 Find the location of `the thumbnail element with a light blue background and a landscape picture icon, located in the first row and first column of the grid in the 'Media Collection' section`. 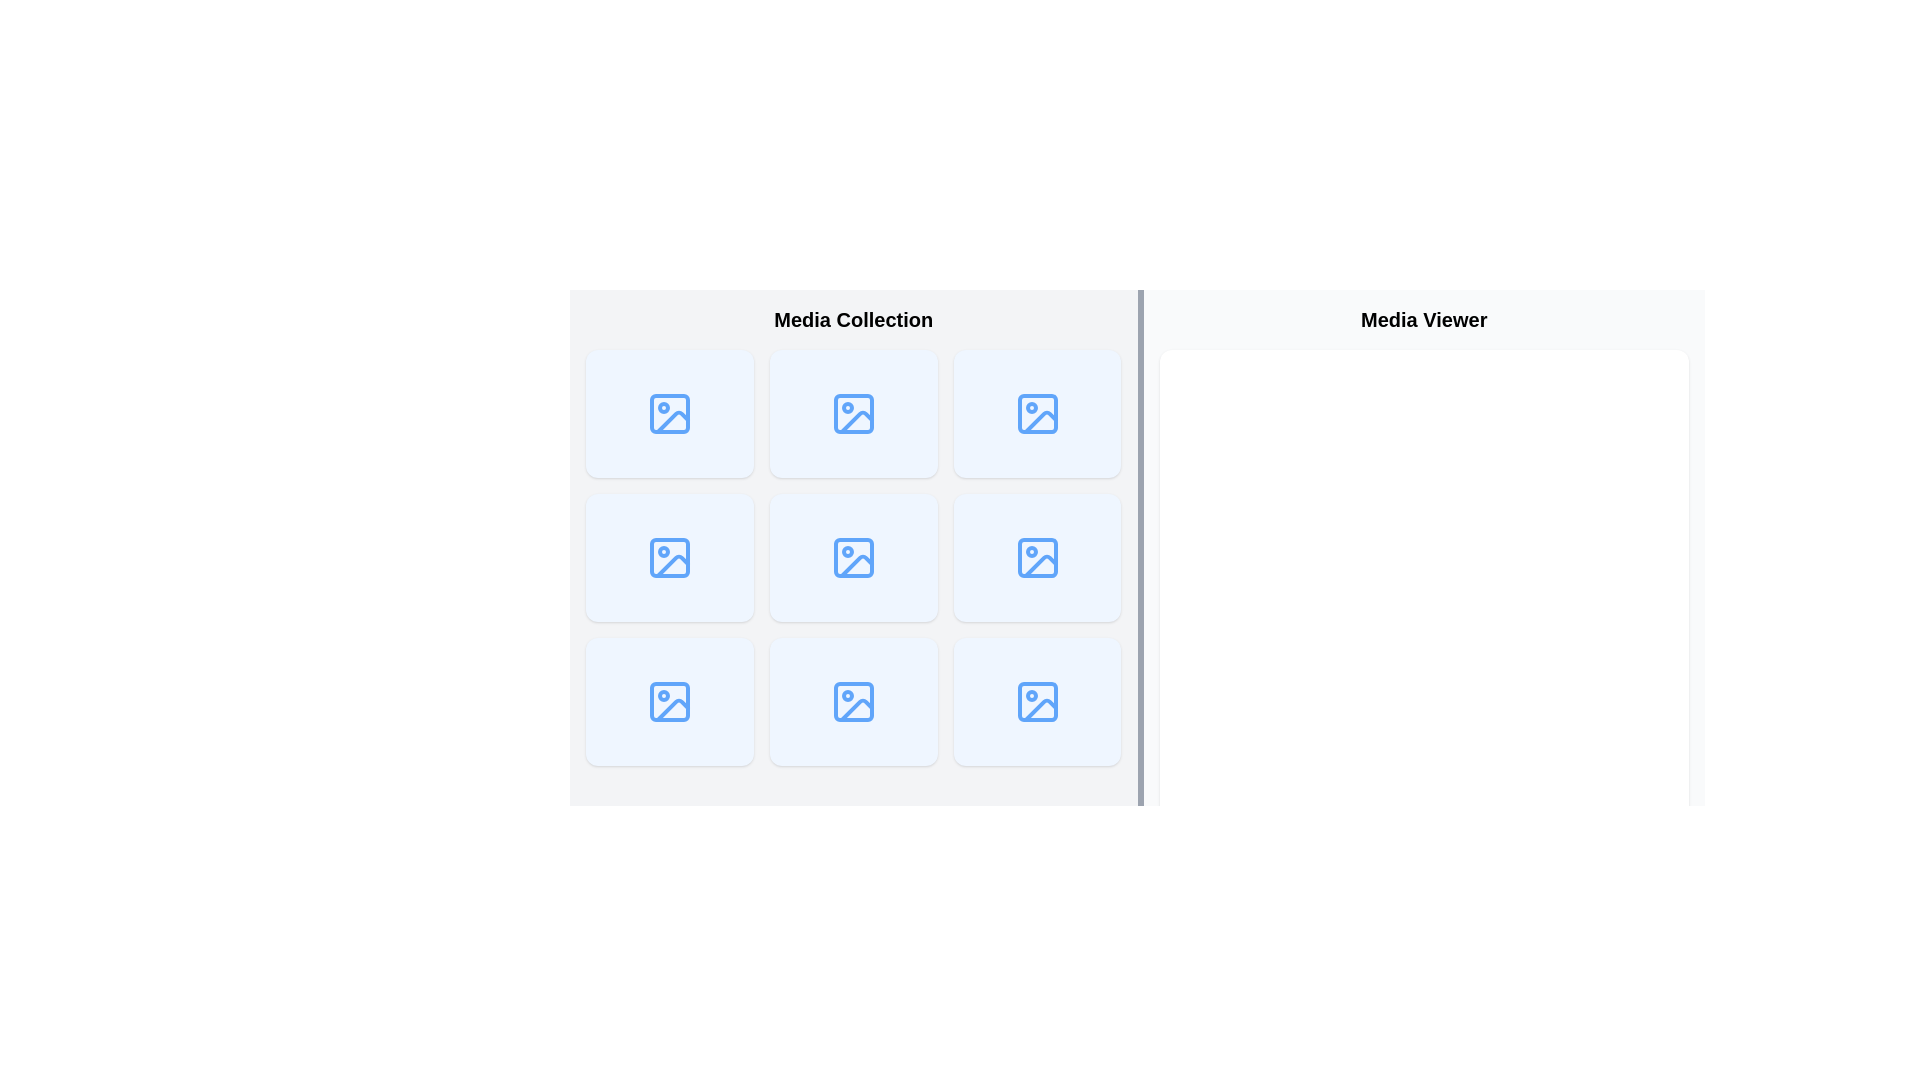

the thumbnail element with a light blue background and a landscape picture icon, located in the first row and first column of the grid in the 'Media Collection' section is located at coordinates (669, 412).